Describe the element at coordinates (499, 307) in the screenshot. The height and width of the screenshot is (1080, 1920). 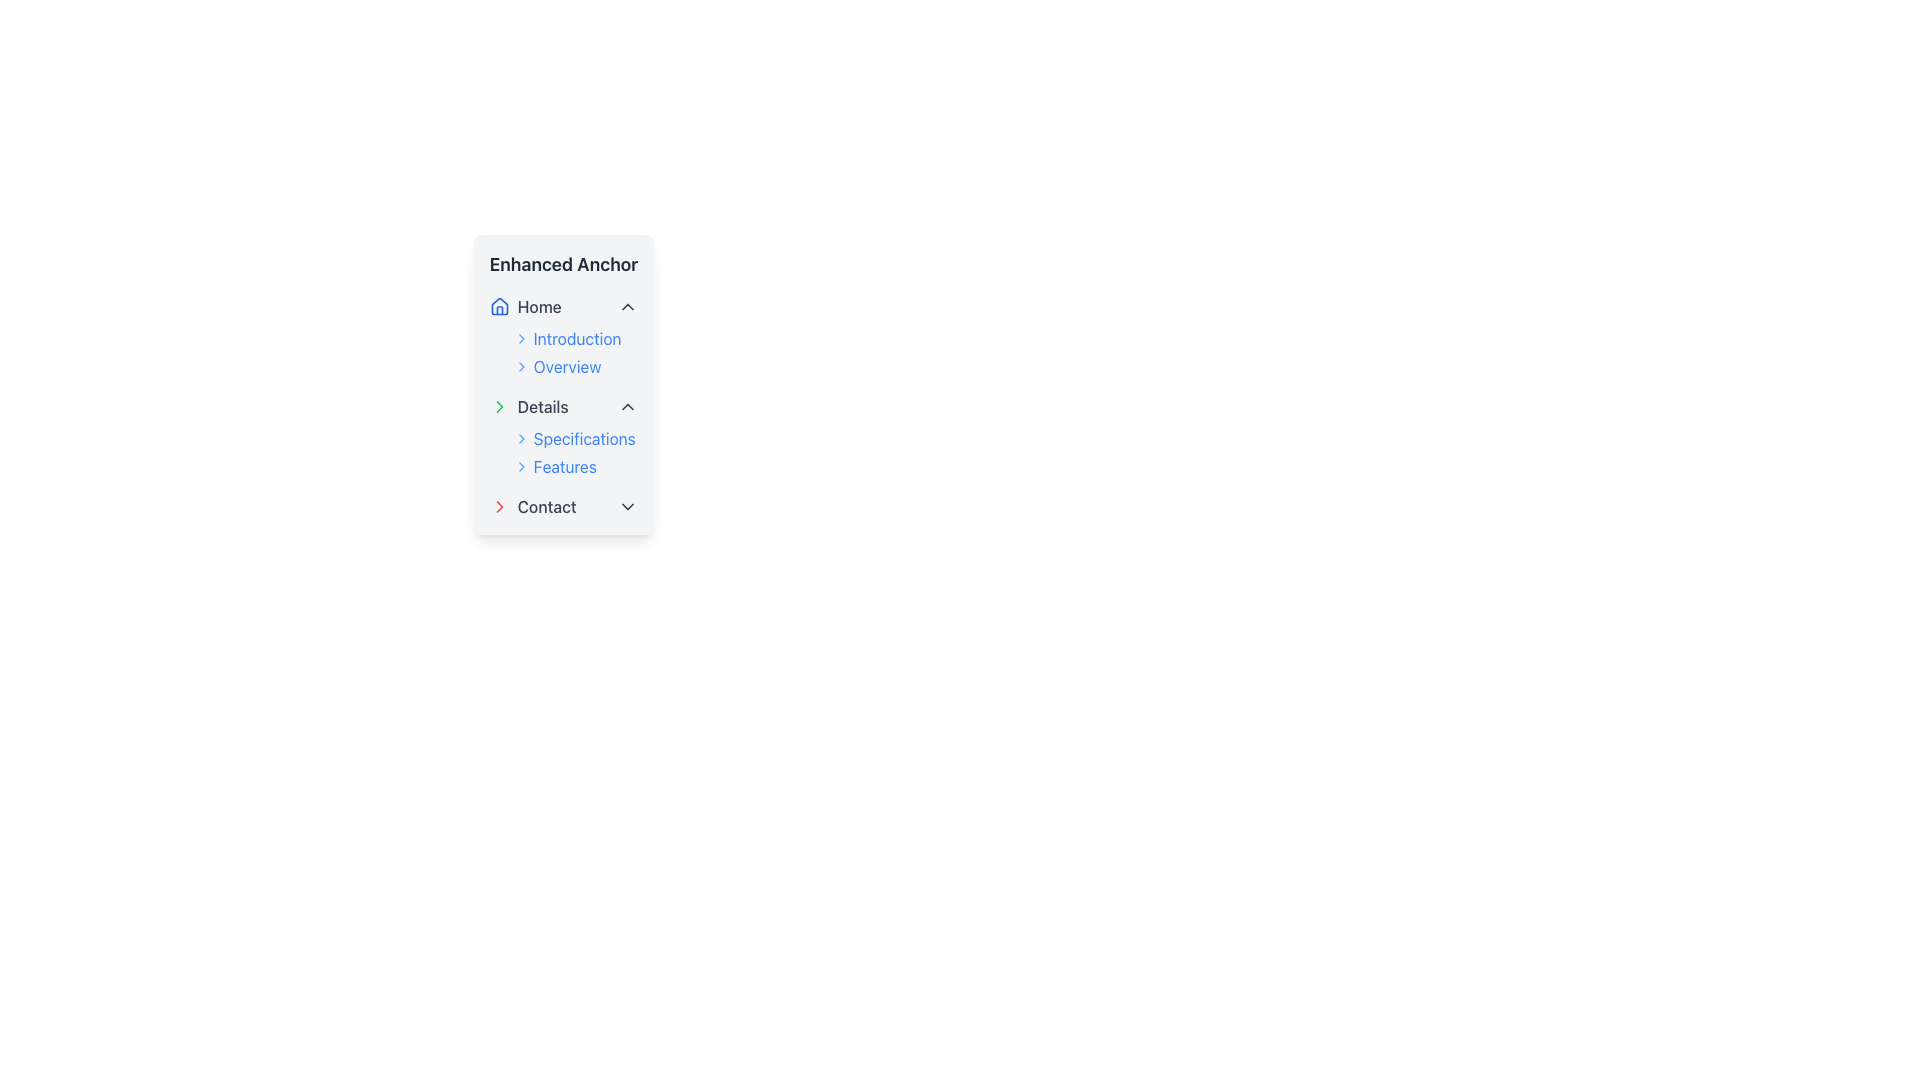
I see `the small blue house icon located to the left of the 'Home' text within the 'Enhanced Anchor' menu panel` at that location.